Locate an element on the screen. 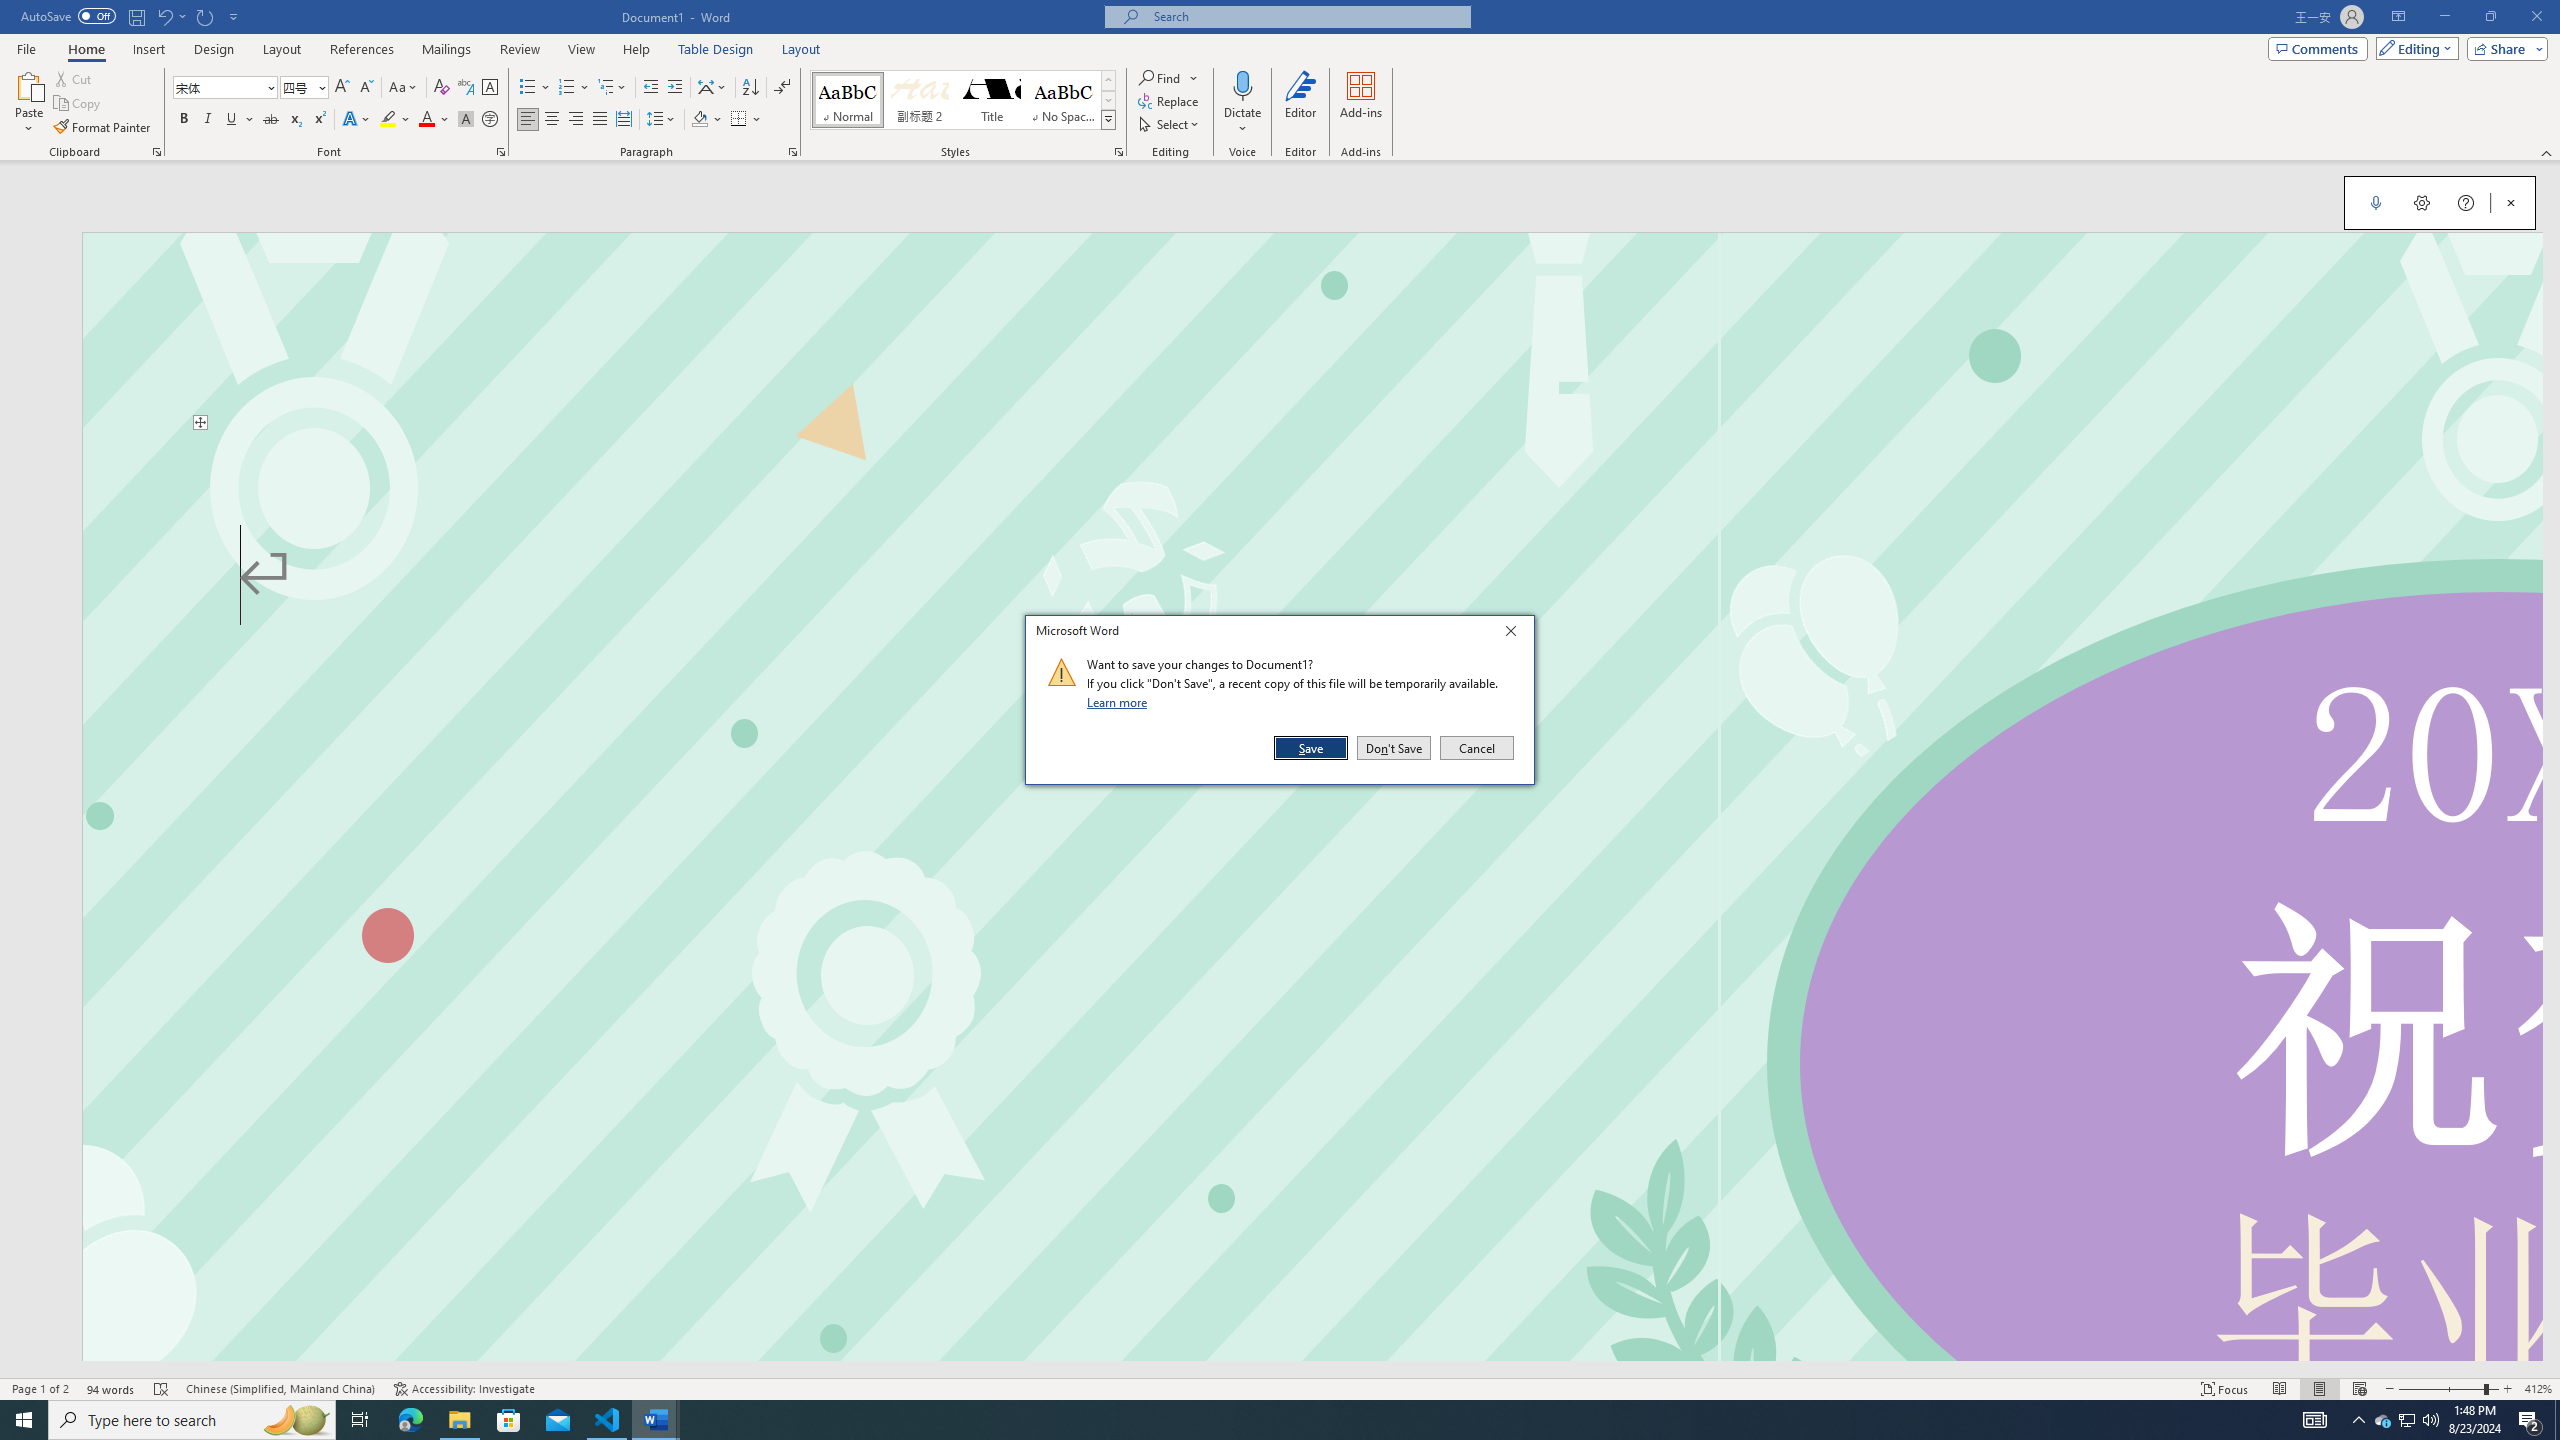 This screenshot has height=1440, width=2560. 'Spelling and Grammar Check Errors' is located at coordinates (40, 1389).